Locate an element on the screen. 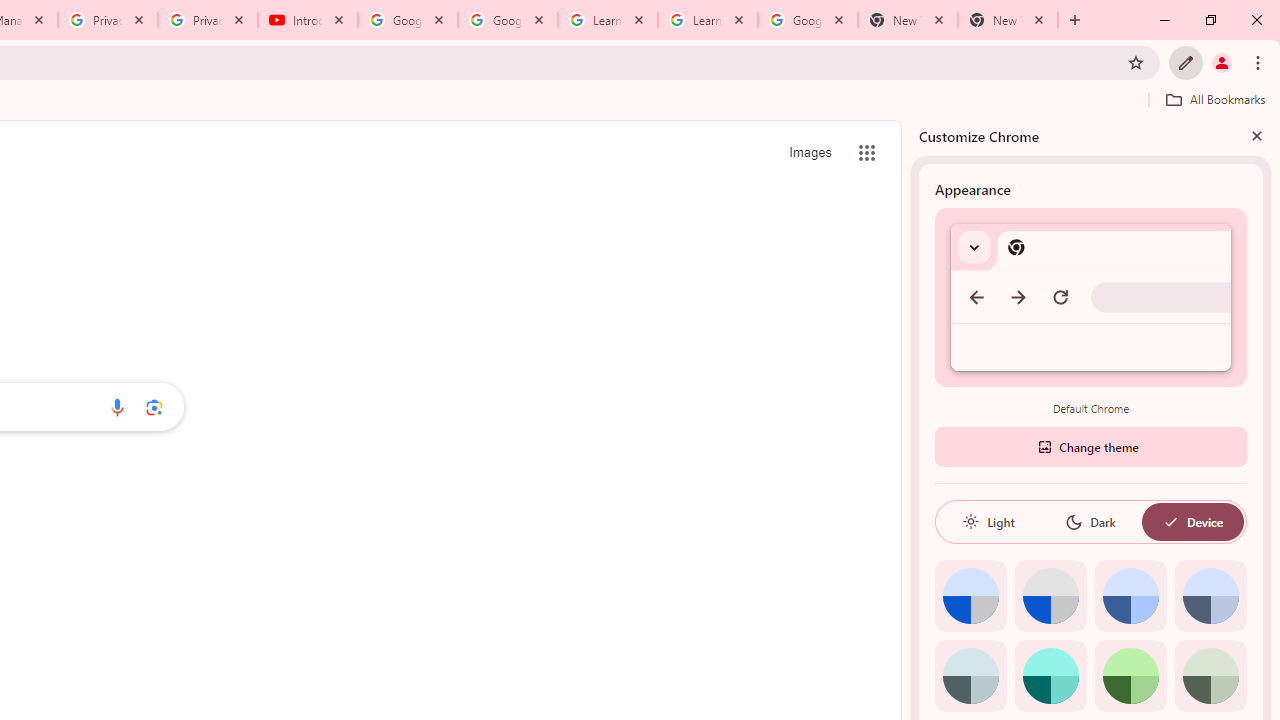 The height and width of the screenshot is (720, 1280). 'Search for Images ' is located at coordinates (810, 152).